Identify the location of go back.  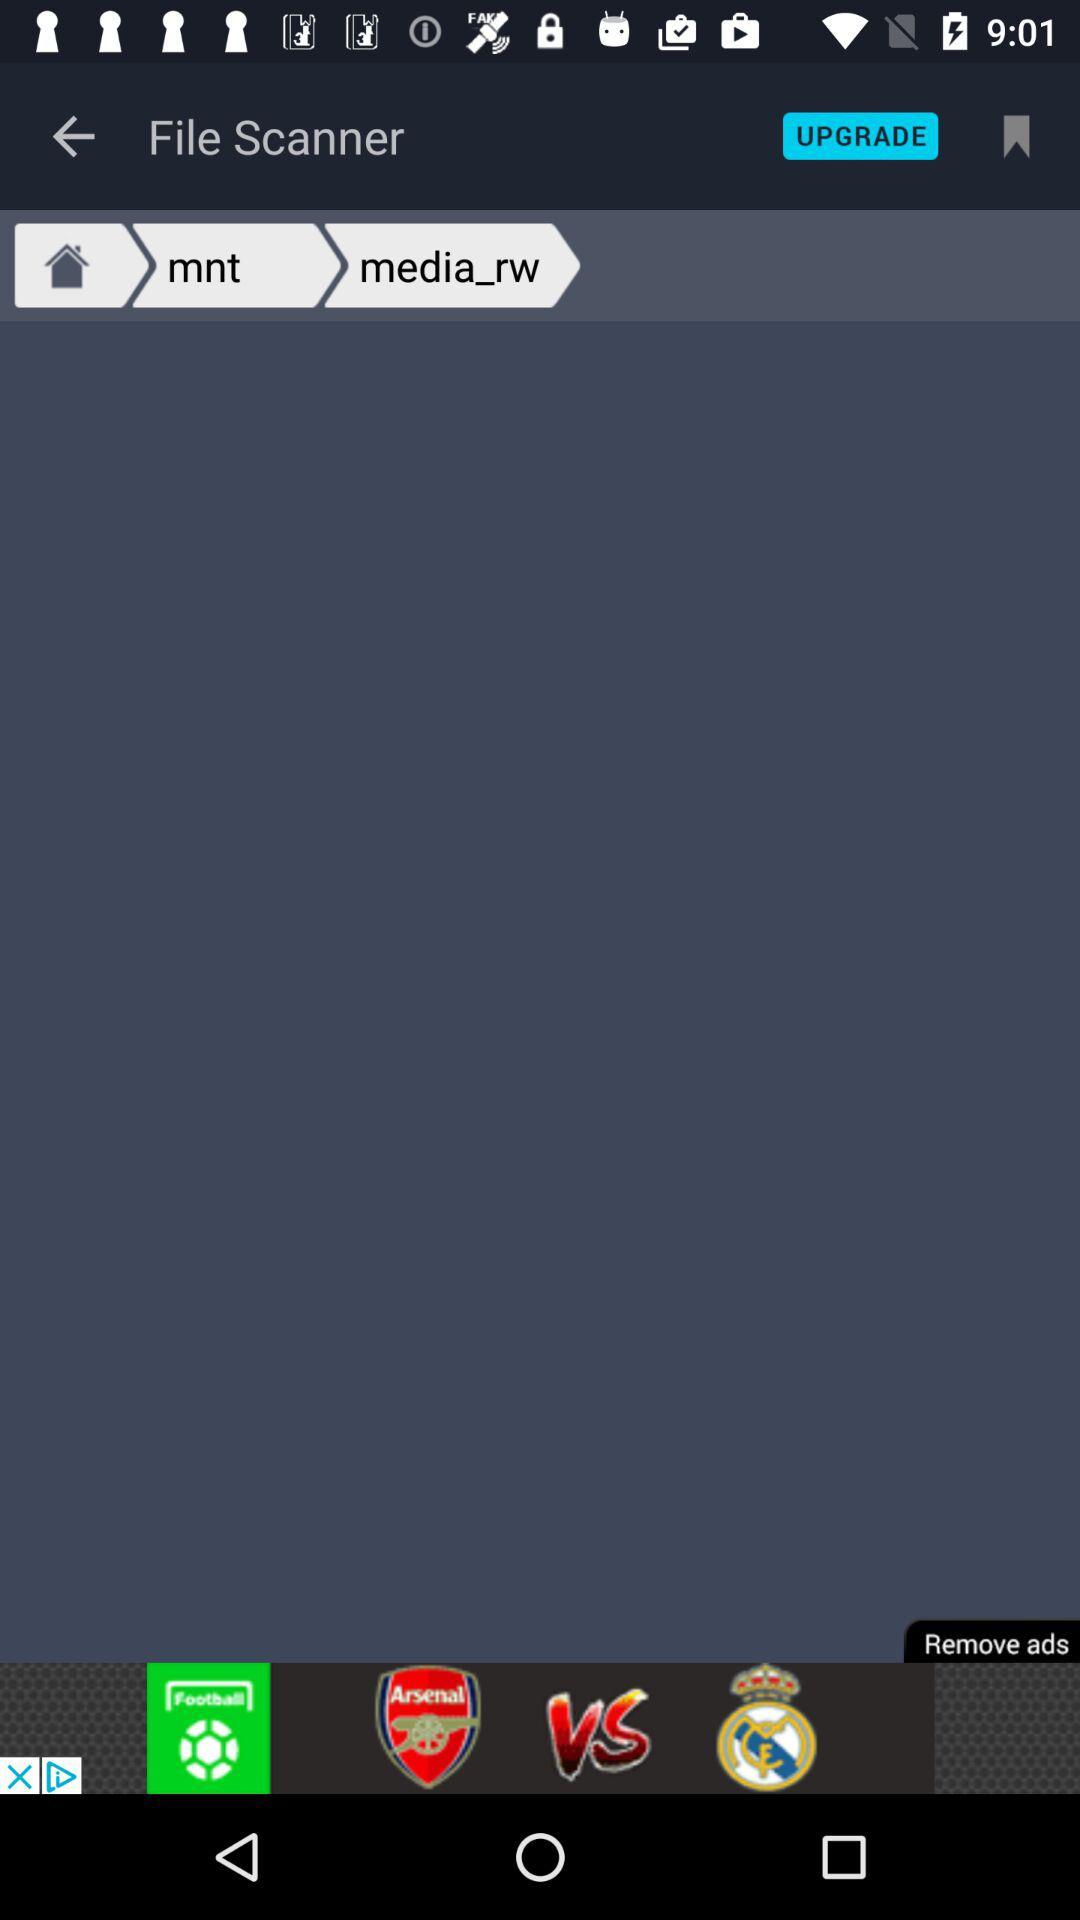
(72, 135).